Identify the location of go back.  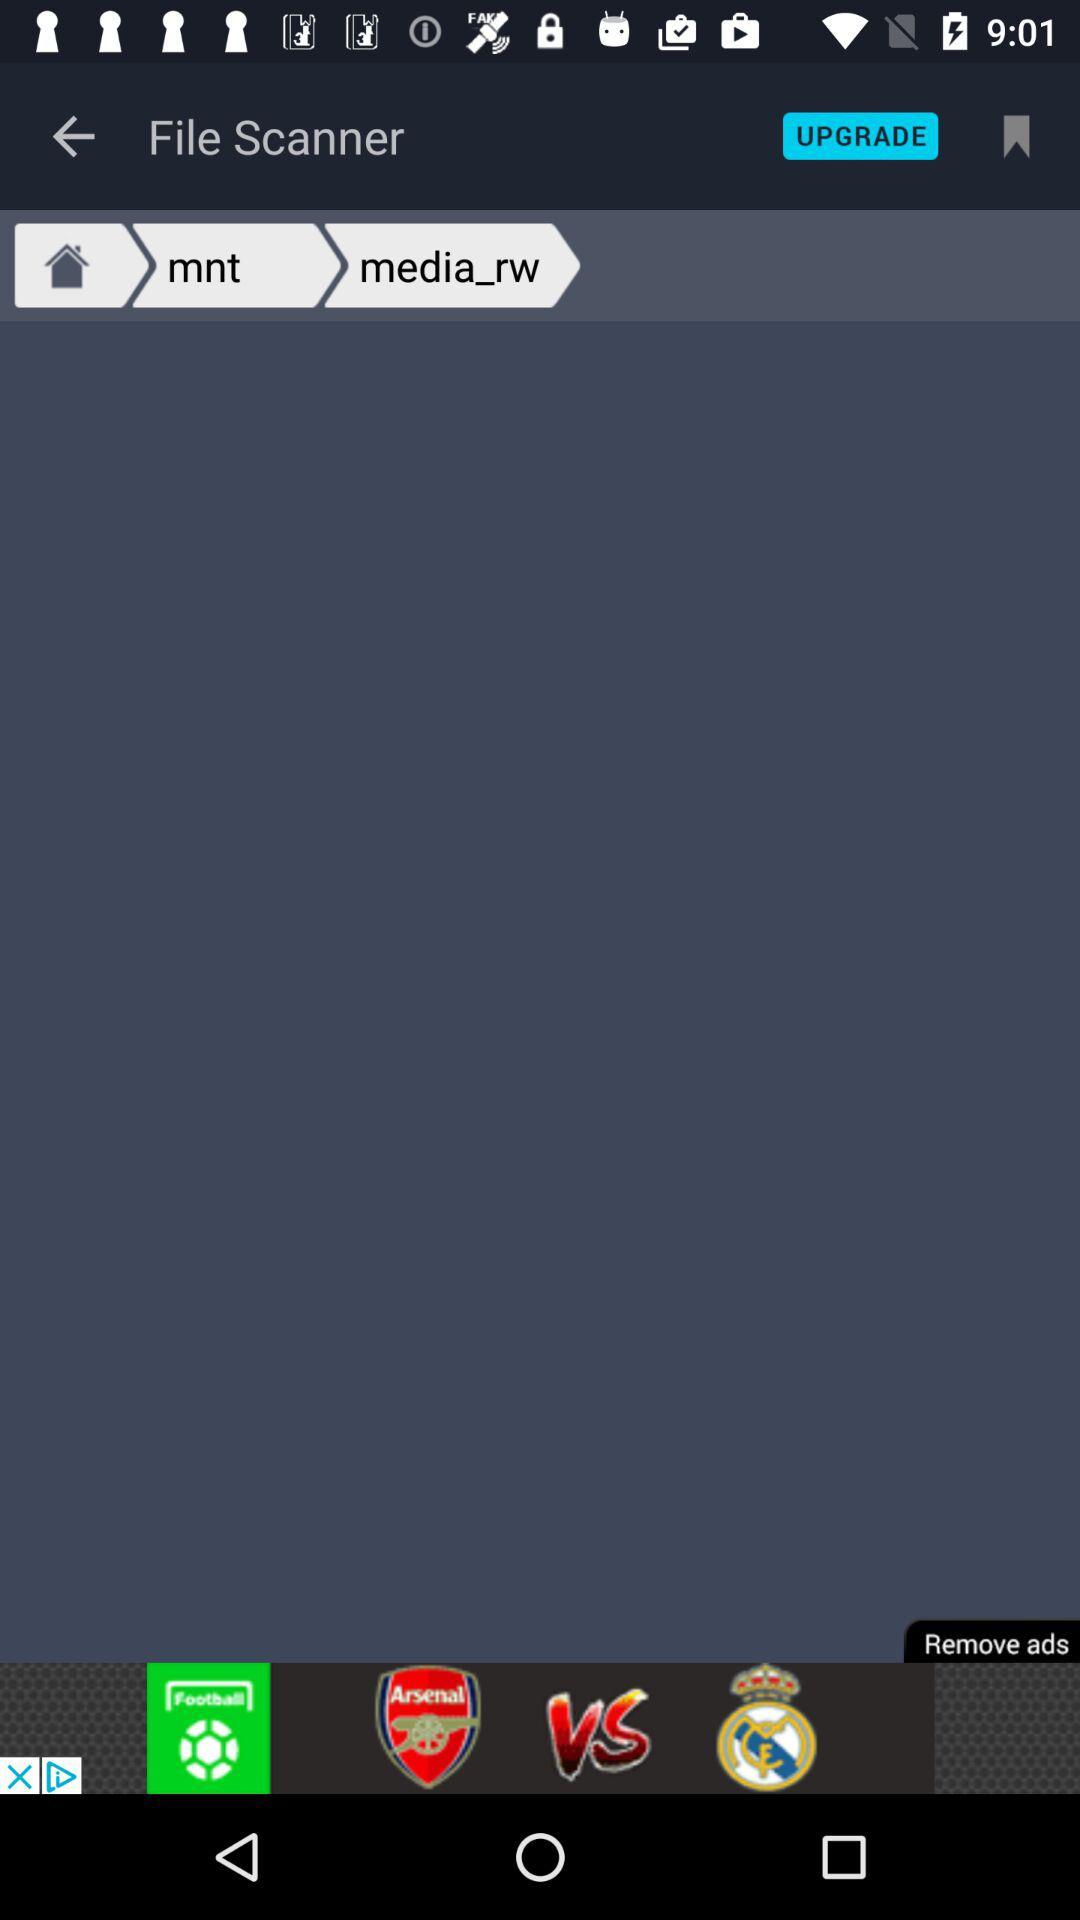
(72, 135).